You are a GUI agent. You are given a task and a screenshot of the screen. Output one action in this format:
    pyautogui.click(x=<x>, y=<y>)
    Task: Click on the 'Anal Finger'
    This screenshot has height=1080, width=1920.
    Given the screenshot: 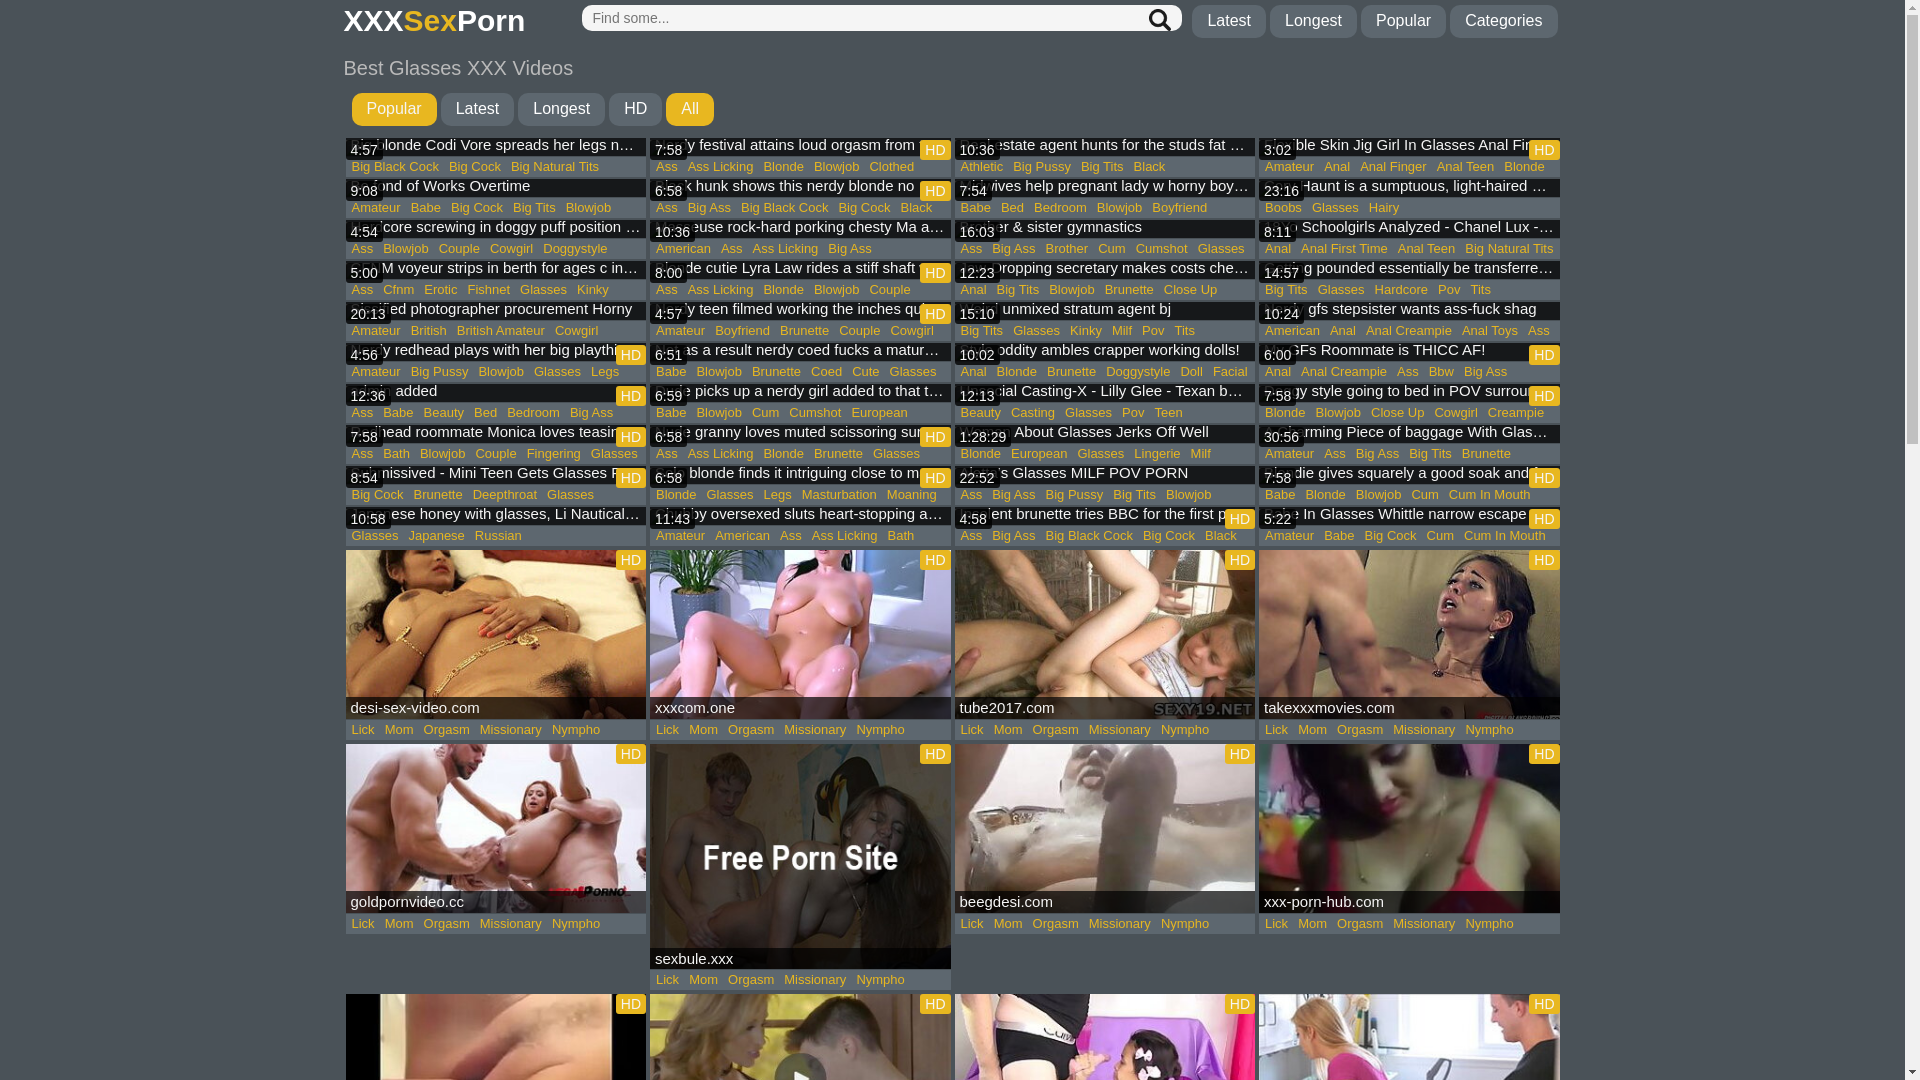 What is the action you would take?
    pyautogui.click(x=1391, y=165)
    